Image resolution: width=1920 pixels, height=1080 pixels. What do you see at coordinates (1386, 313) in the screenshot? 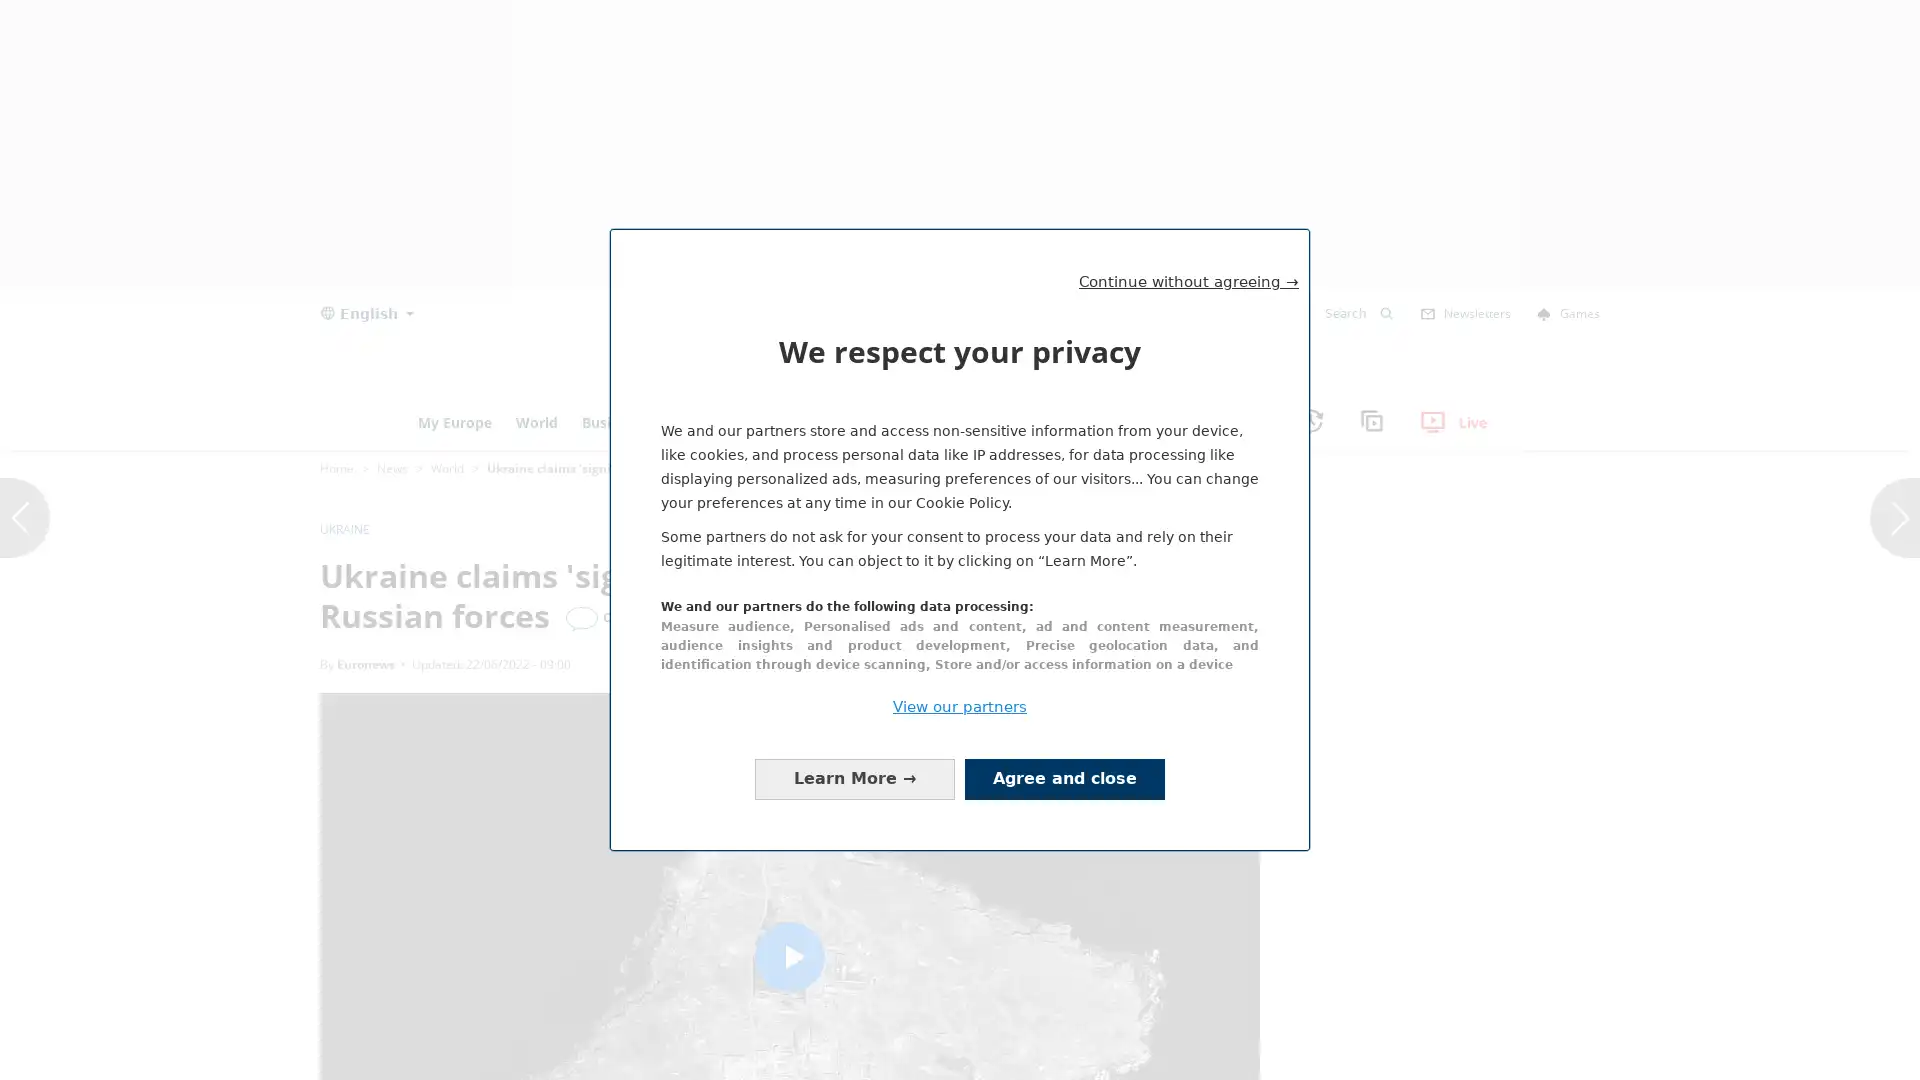
I see `search button` at bounding box center [1386, 313].